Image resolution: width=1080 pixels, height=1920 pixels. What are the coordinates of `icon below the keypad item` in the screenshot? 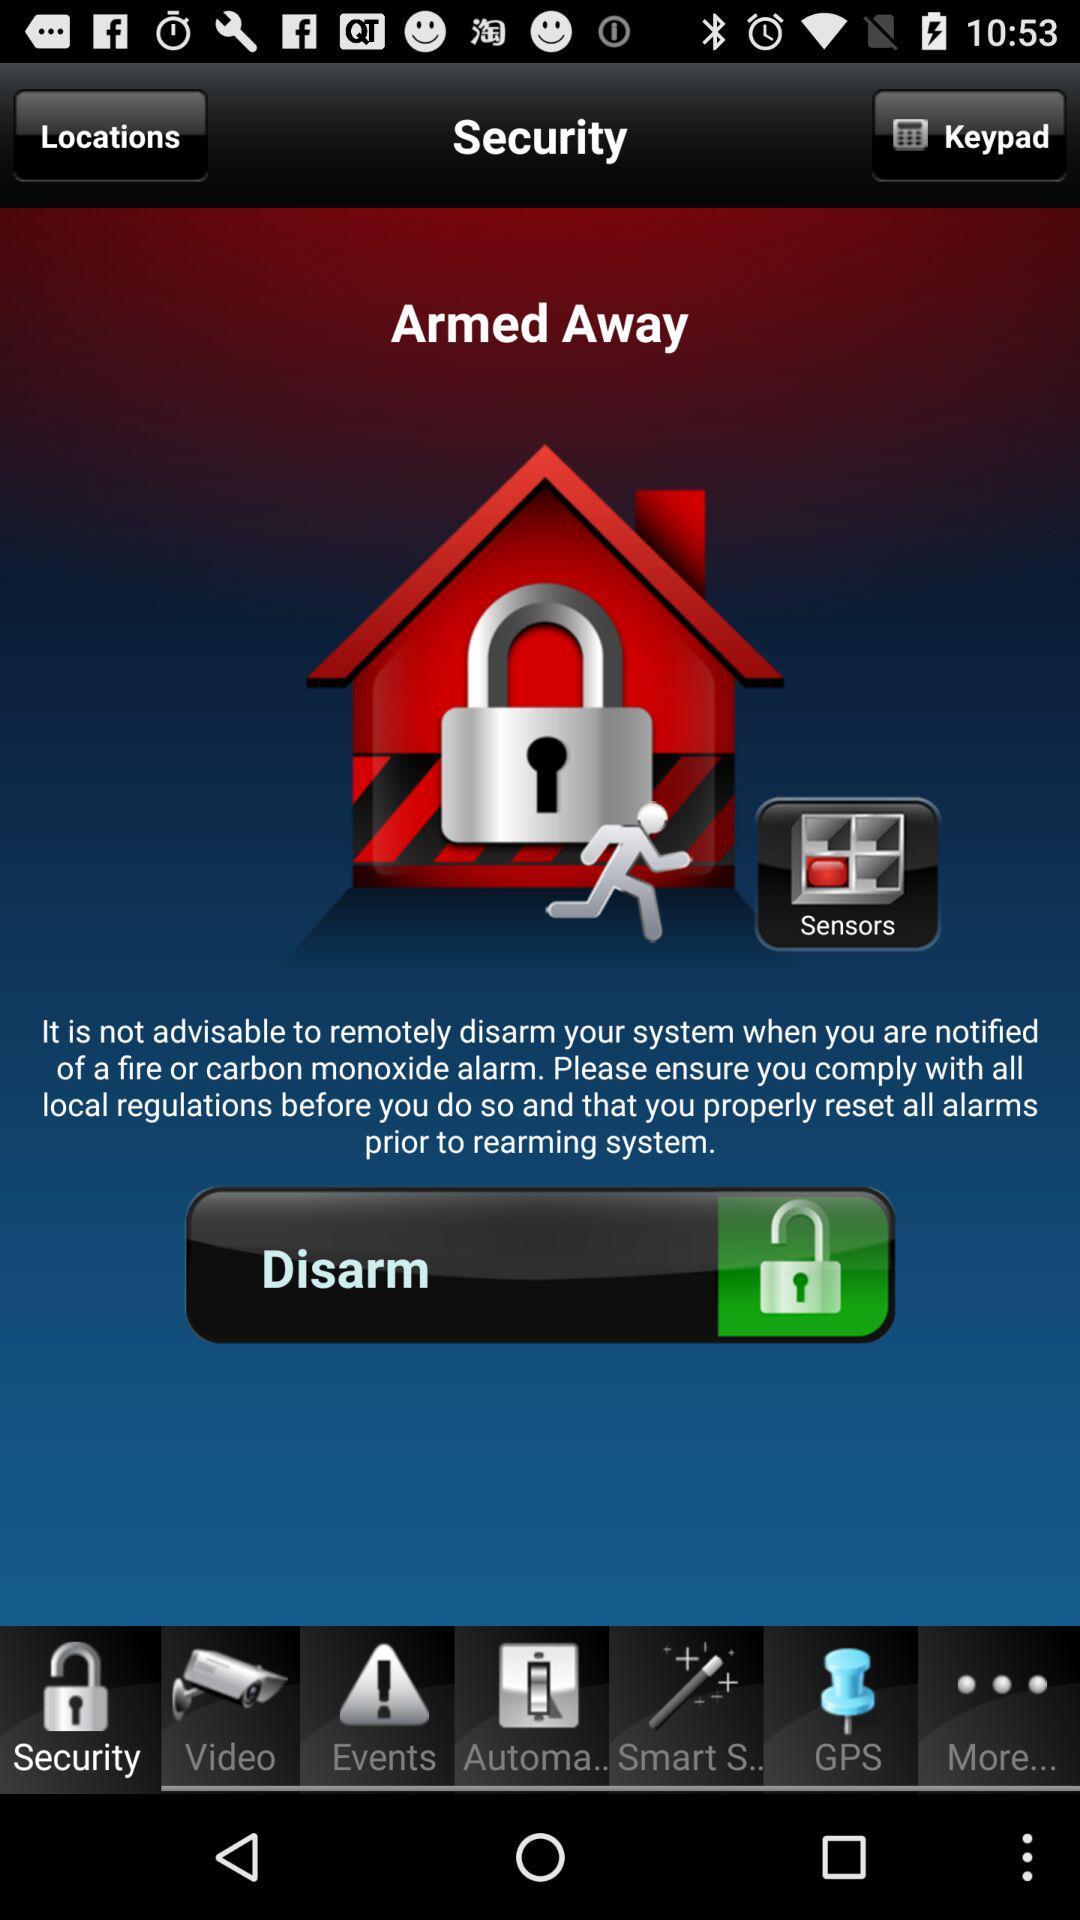 It's located at (847, 874).